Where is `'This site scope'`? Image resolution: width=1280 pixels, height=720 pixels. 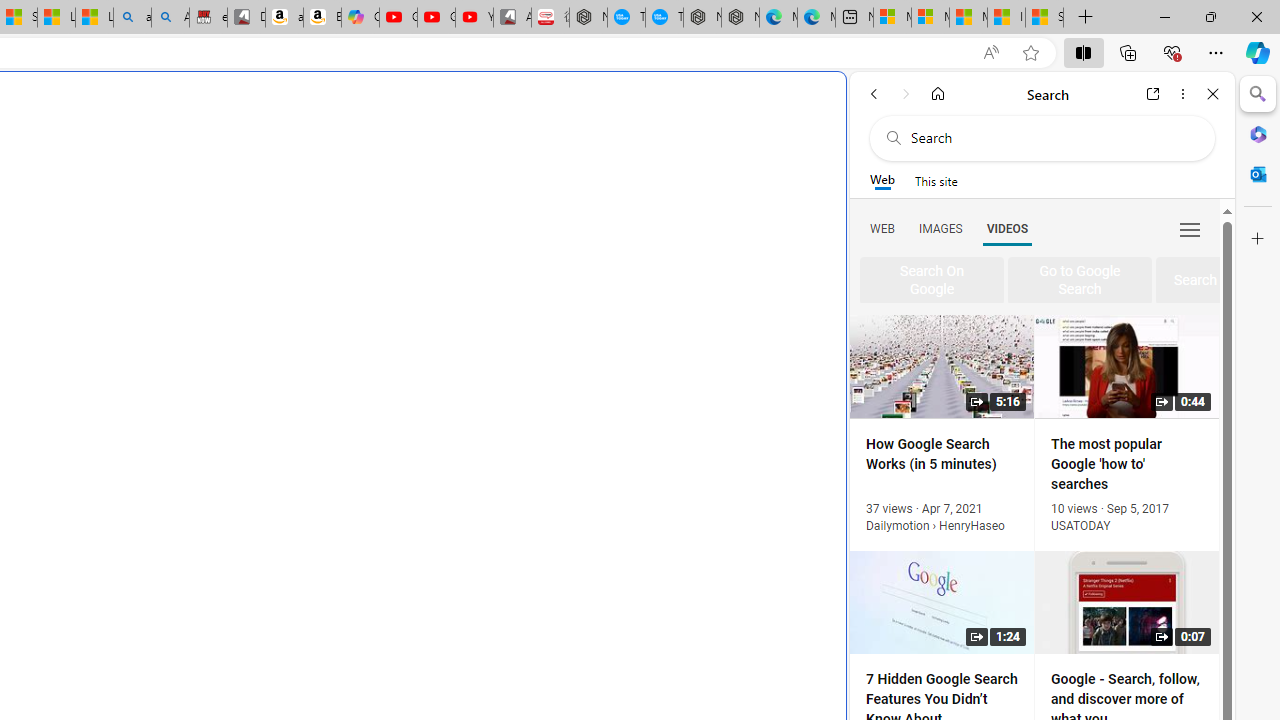 'This site scope' is located at coordinates (935, 180).